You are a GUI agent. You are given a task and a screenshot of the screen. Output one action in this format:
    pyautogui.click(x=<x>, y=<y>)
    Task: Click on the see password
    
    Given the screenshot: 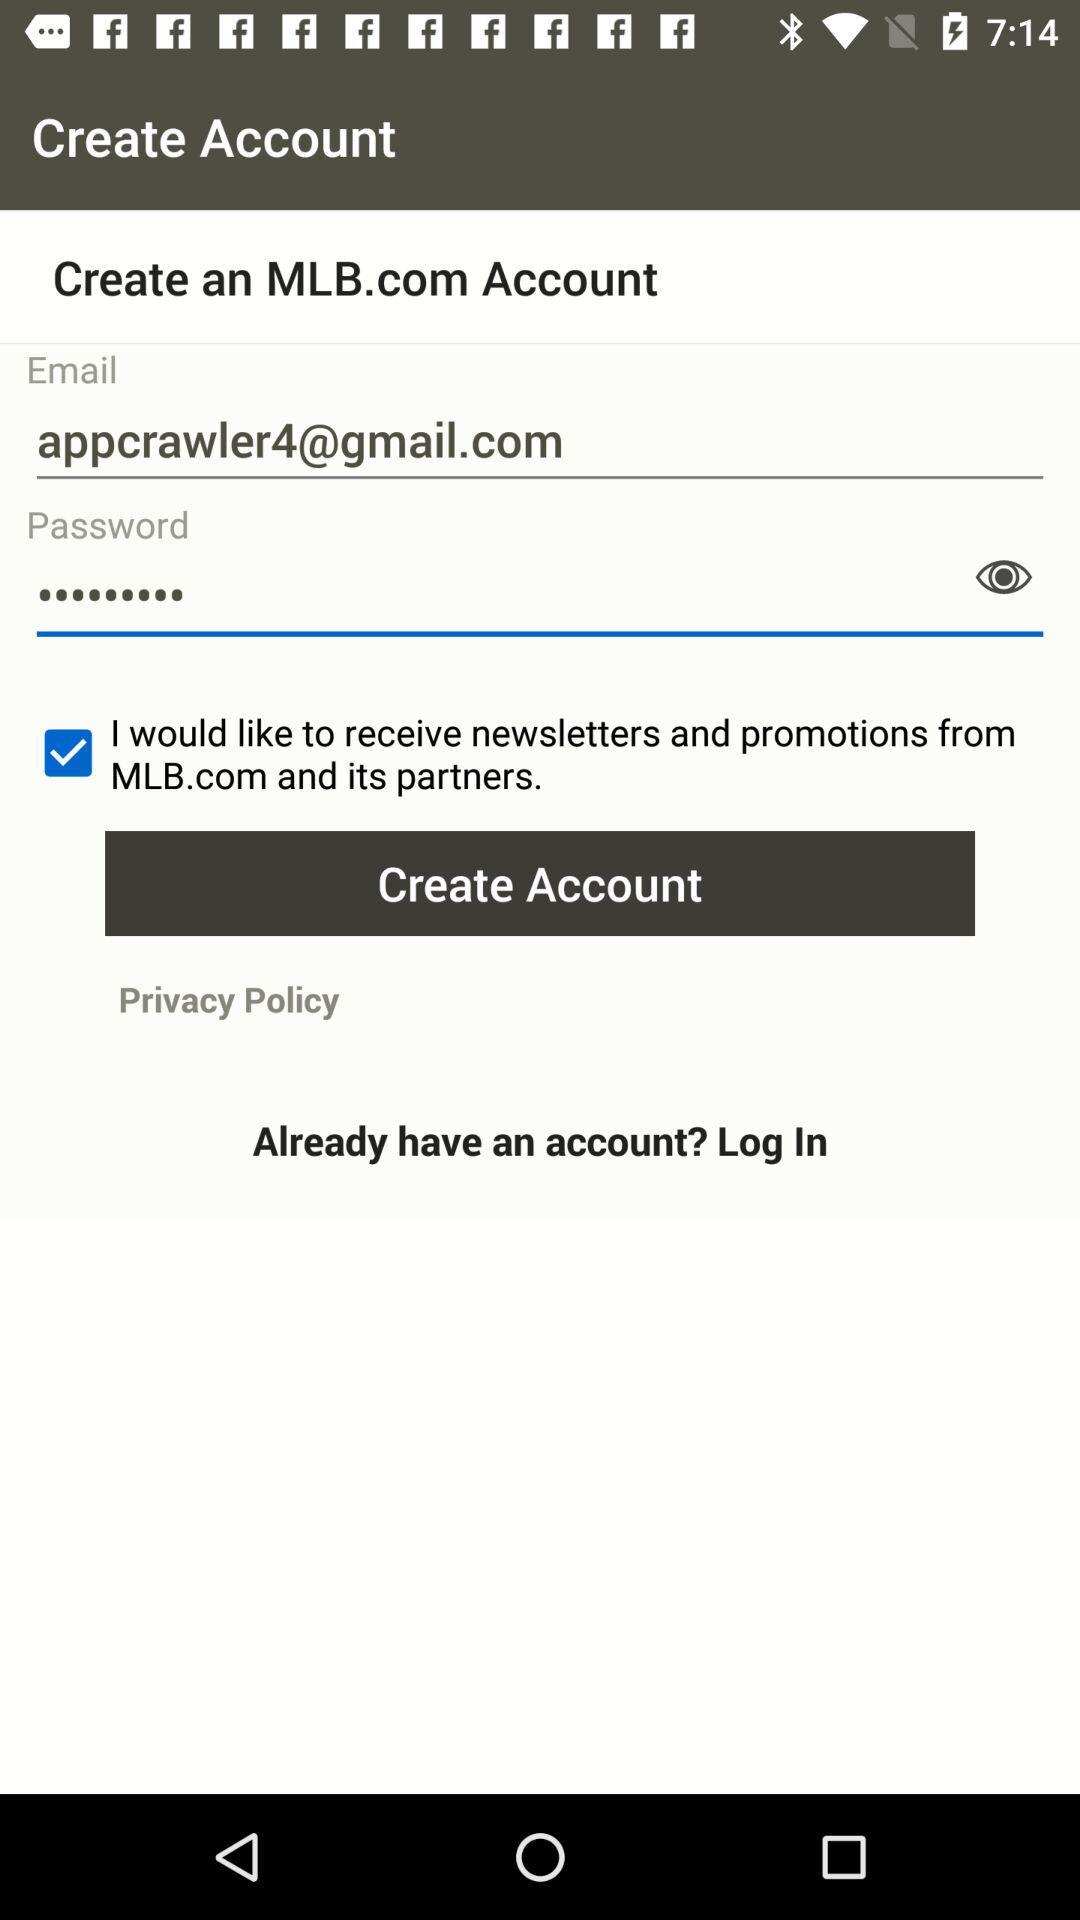 What is the action you would take?
    pyautogui.click(x=1003, y=576)
    